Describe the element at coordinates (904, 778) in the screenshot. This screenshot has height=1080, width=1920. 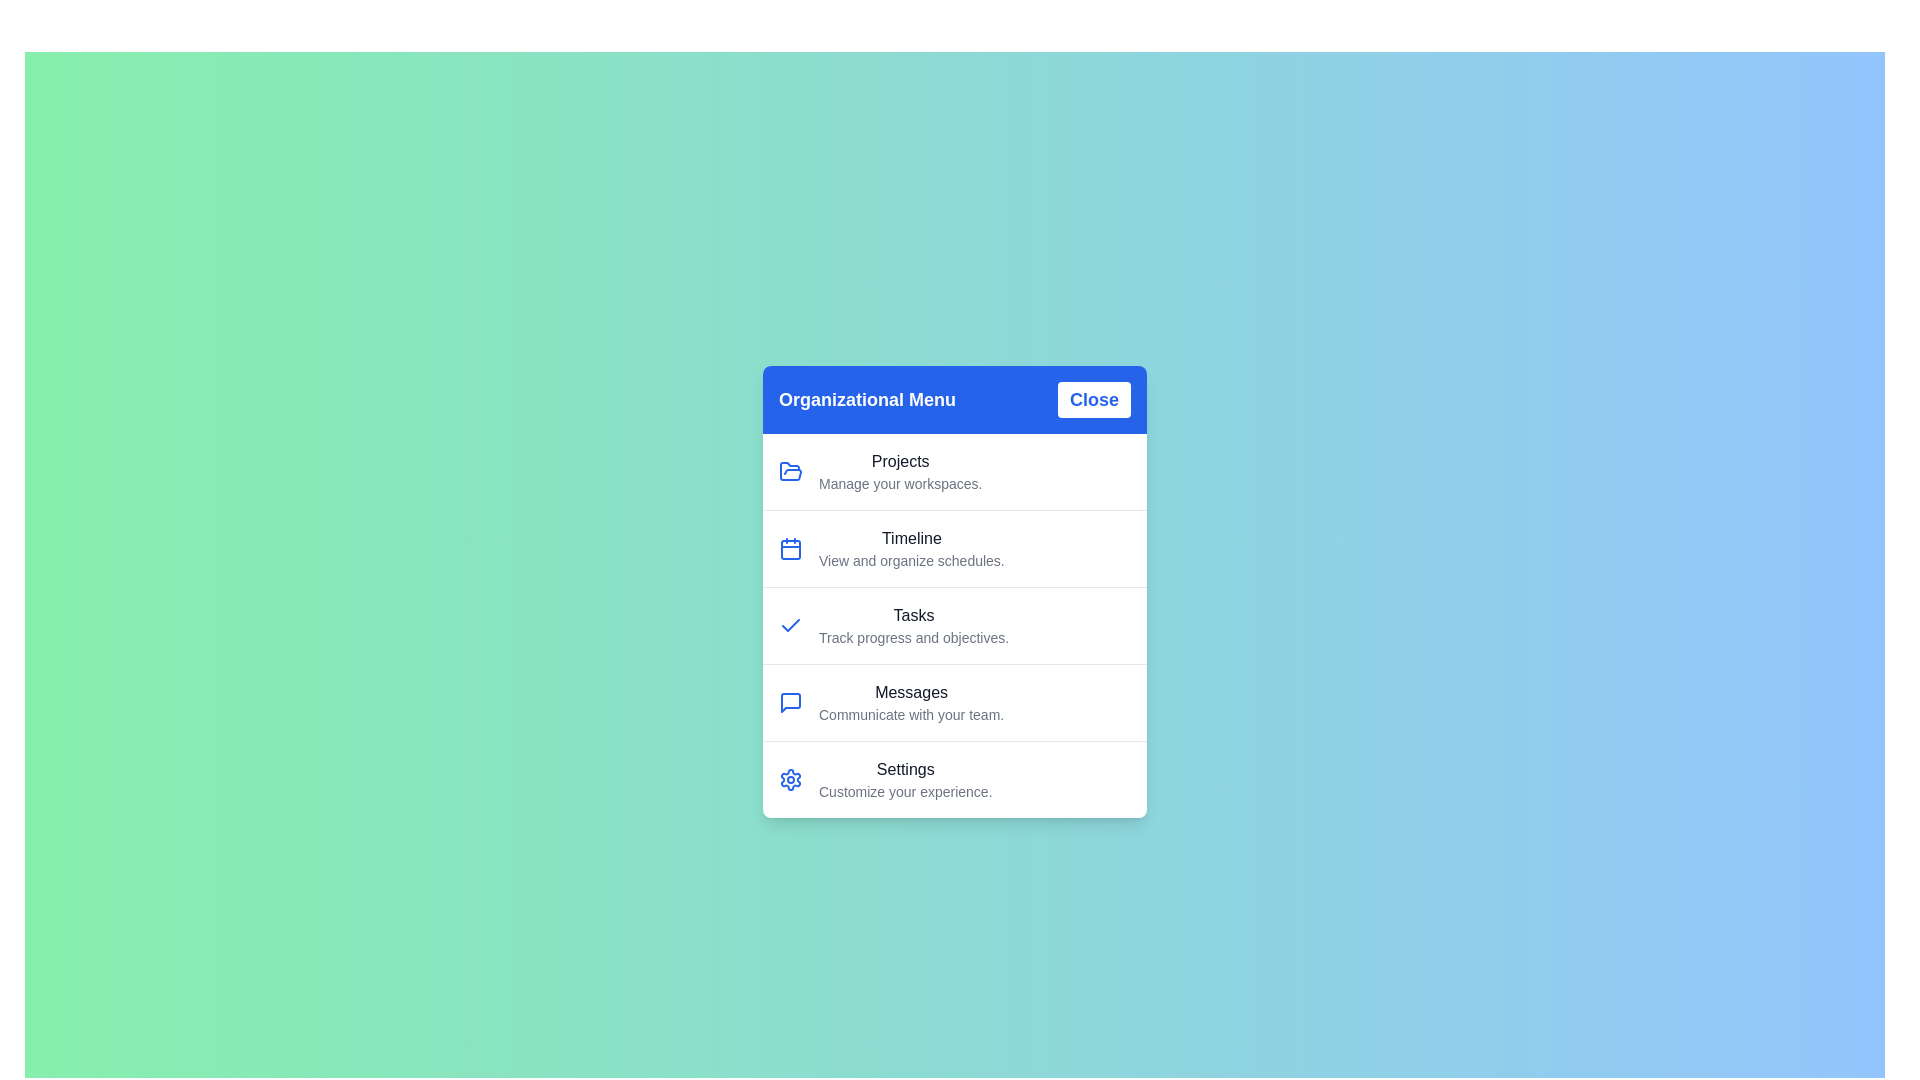
I see `the menu item labeled 'Settings' to view its details` at that location.